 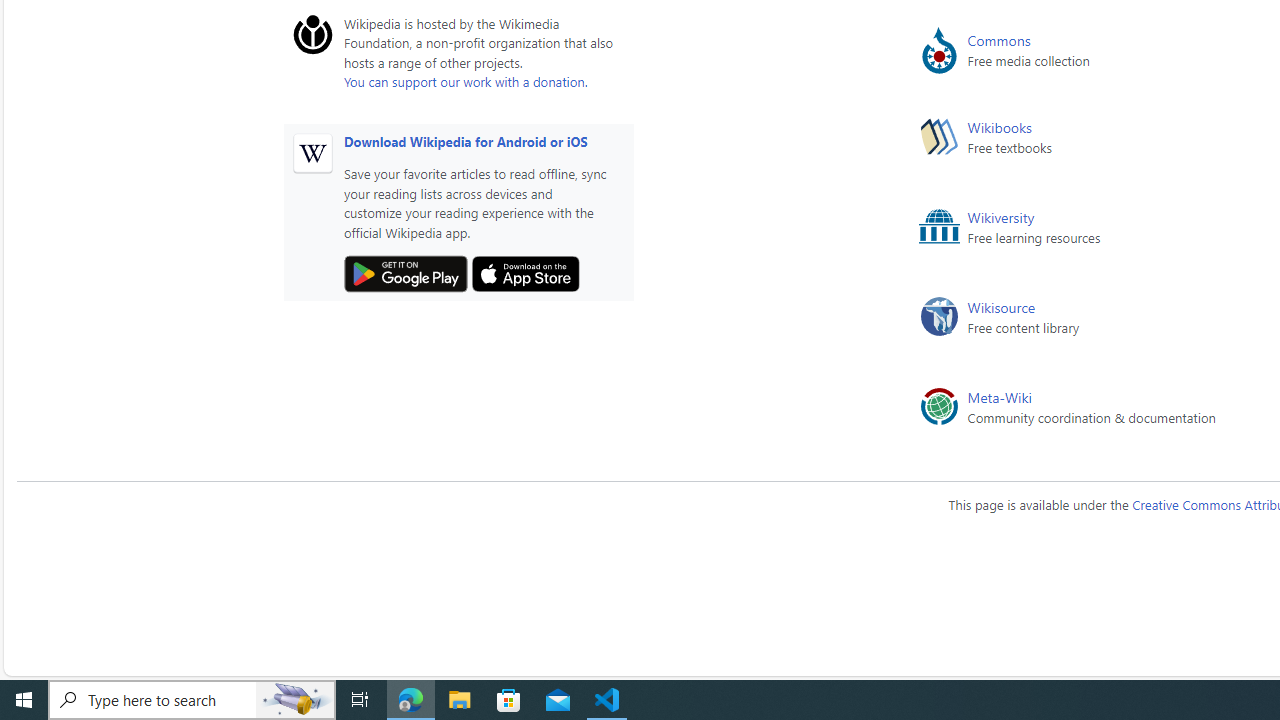 What do you see at coordinates (526, 274) in the screenshot?
I see `'Apple App Store'` at bounding box center [526, 274].